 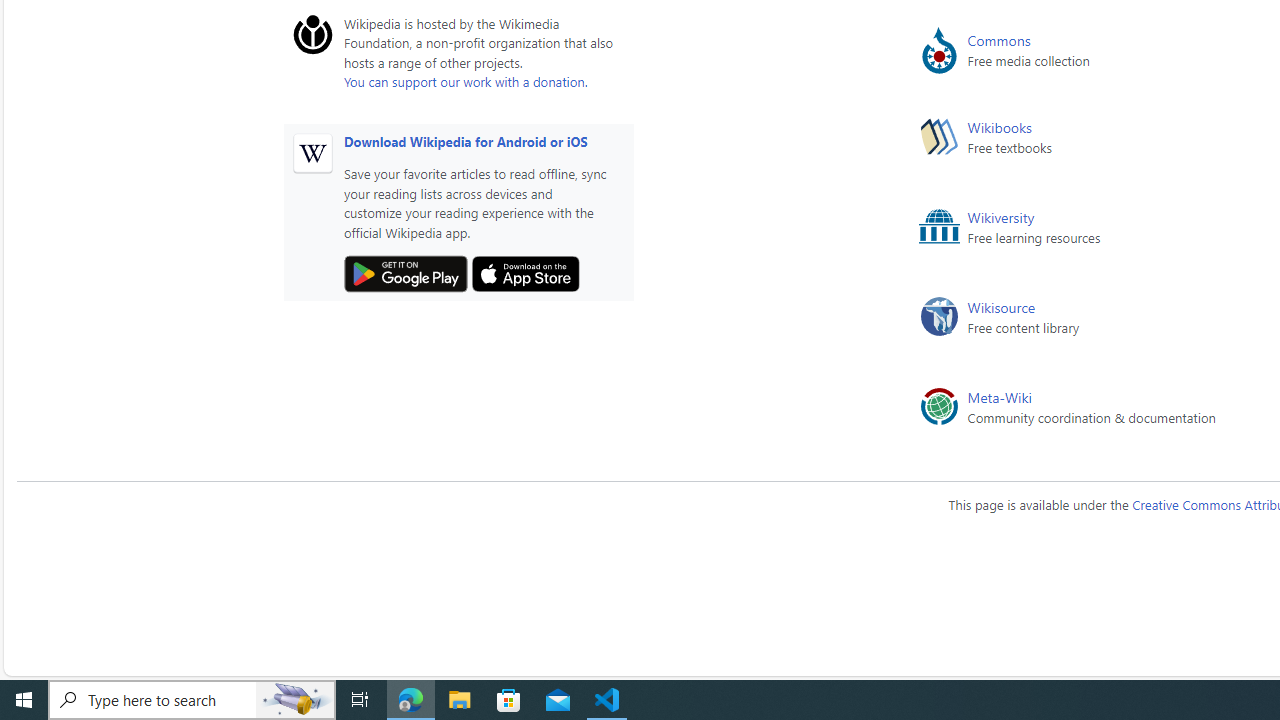 What do you see at coordinates (526, 274) in the screenshot?
I see `'Apple App Store'` at bounding box center [526, 274].